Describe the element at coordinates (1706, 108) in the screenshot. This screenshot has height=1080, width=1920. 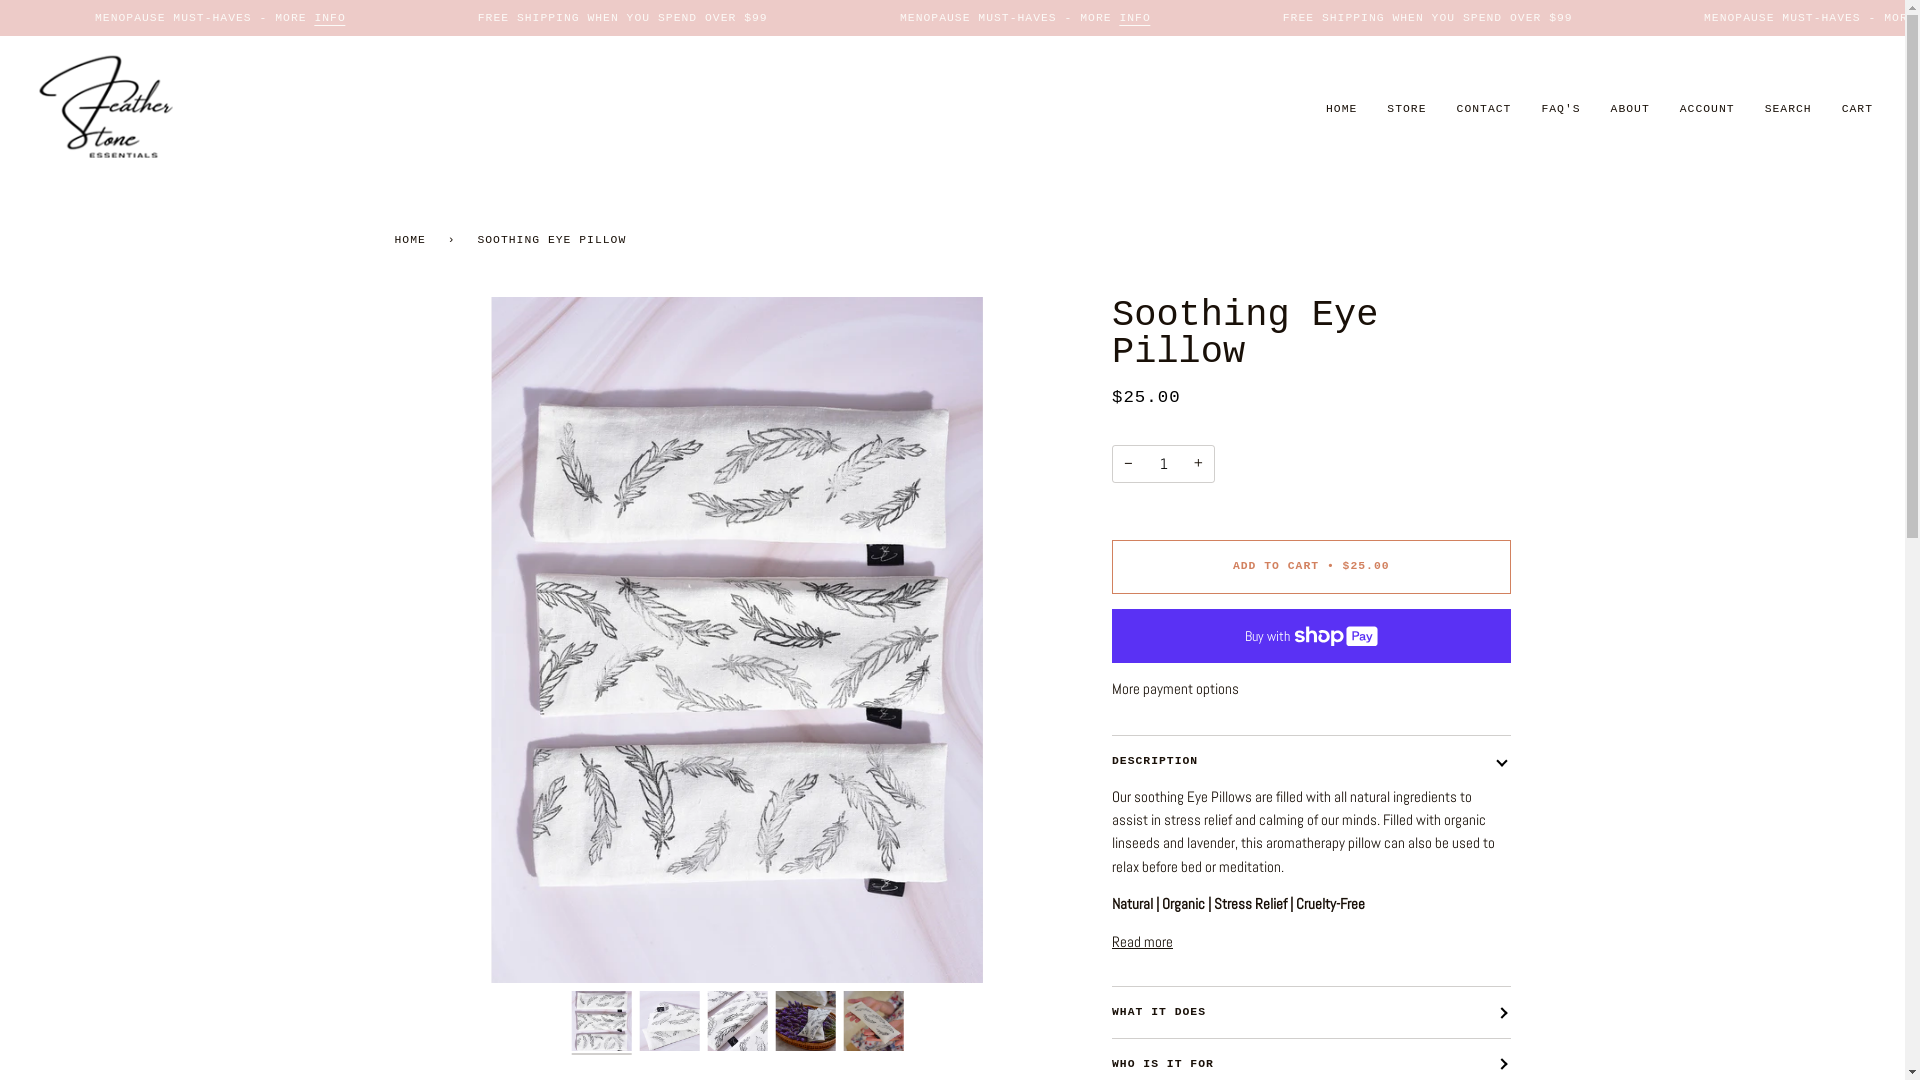
I see `'ACCOUNT'` at that location.